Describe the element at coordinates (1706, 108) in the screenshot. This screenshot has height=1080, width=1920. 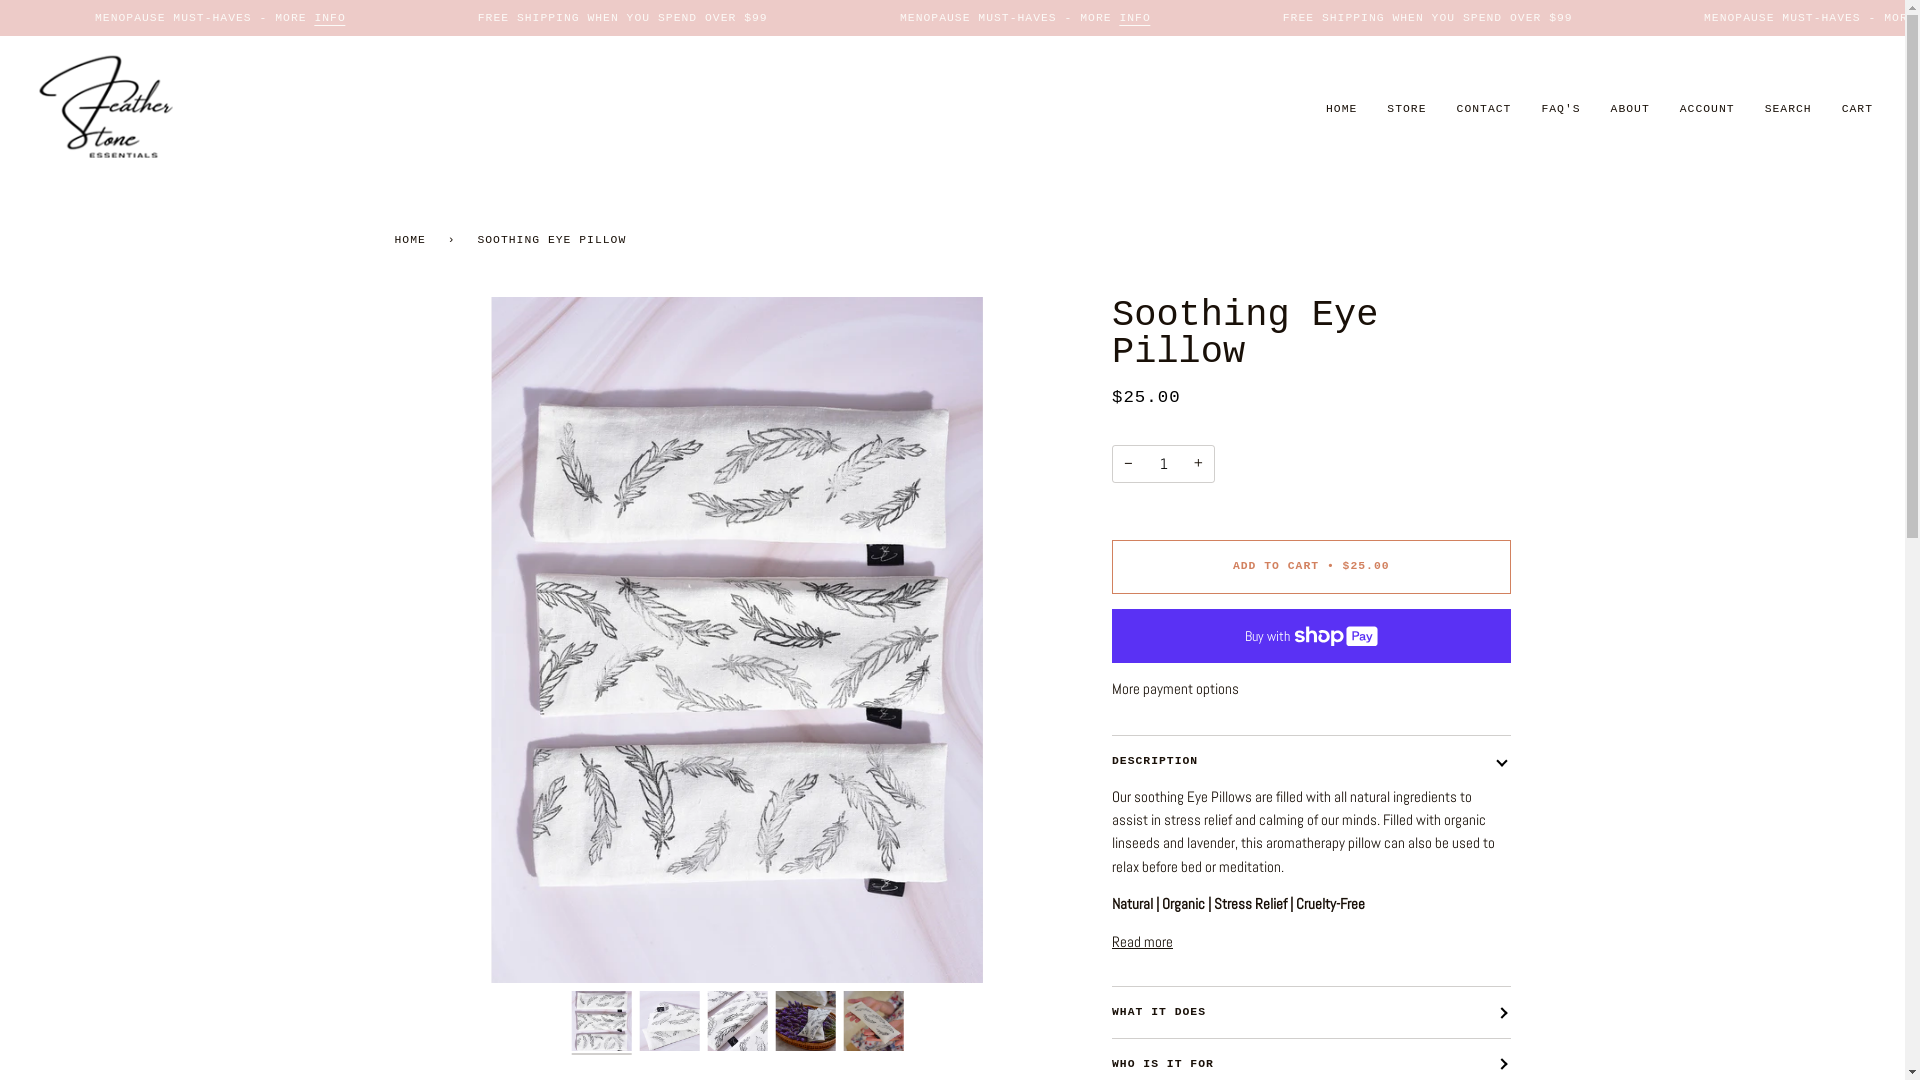
I see `'ACCOUNT'` at that location.